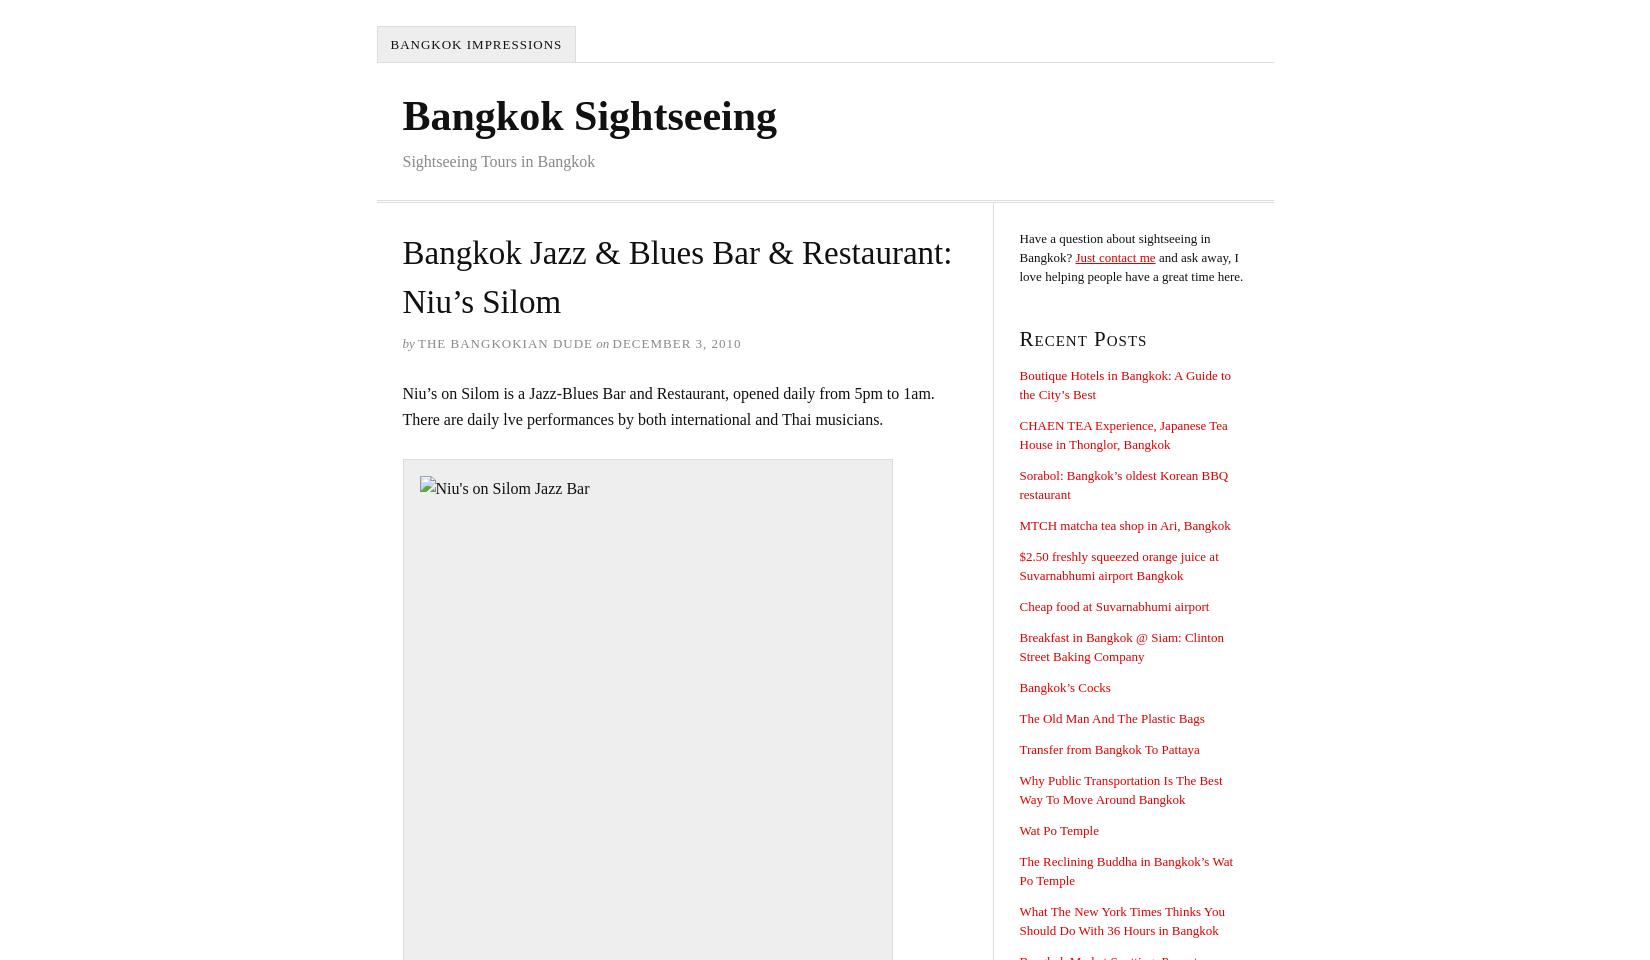  I want to click on 'The Old Man And The Plastic Bags', so click(1111, 718).